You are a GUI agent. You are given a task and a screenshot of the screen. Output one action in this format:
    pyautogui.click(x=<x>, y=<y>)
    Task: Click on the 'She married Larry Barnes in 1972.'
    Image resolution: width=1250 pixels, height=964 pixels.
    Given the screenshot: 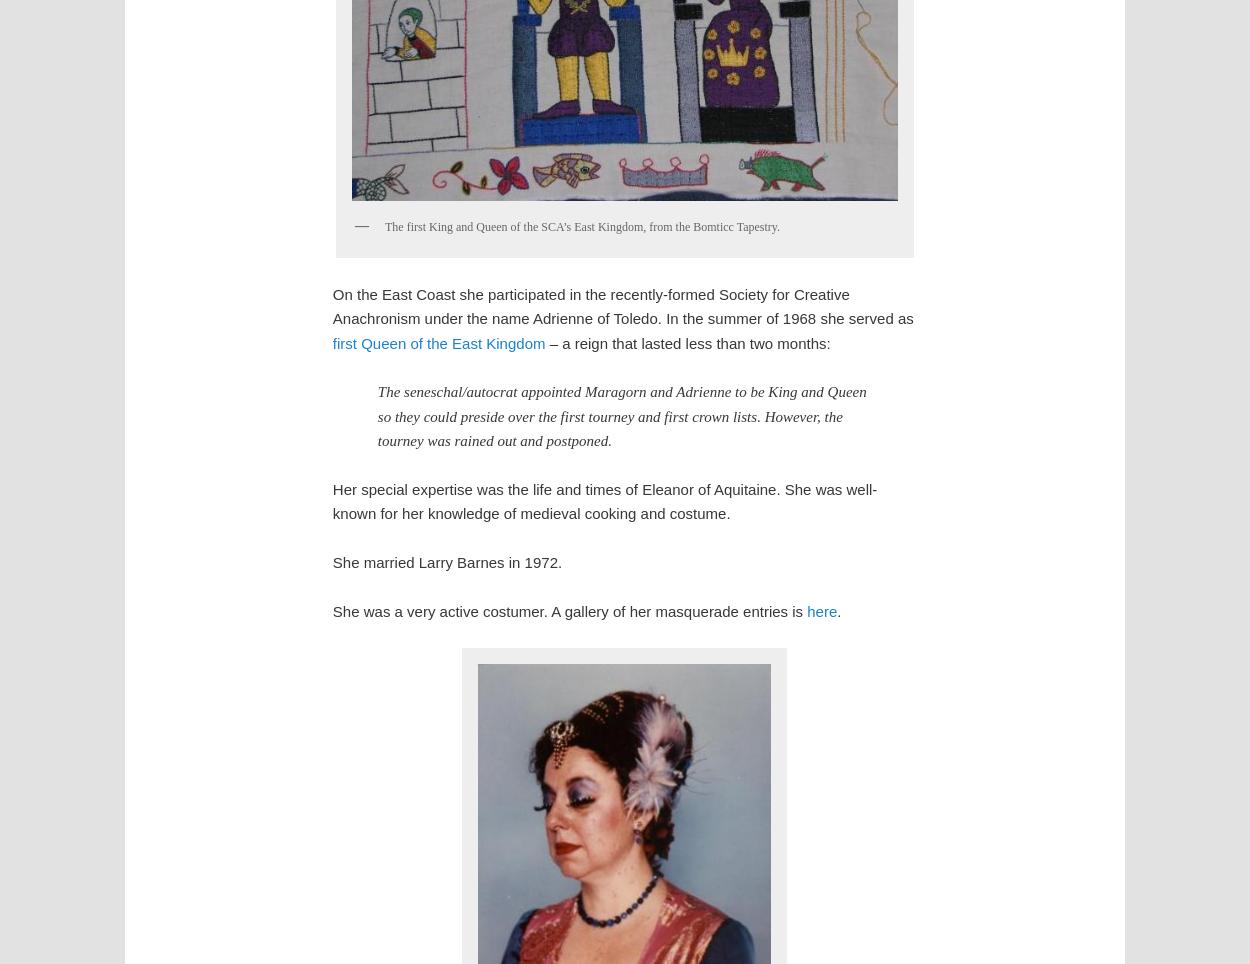 What is the action you would take?
    pyautogui.click(x=445, y=561)
    